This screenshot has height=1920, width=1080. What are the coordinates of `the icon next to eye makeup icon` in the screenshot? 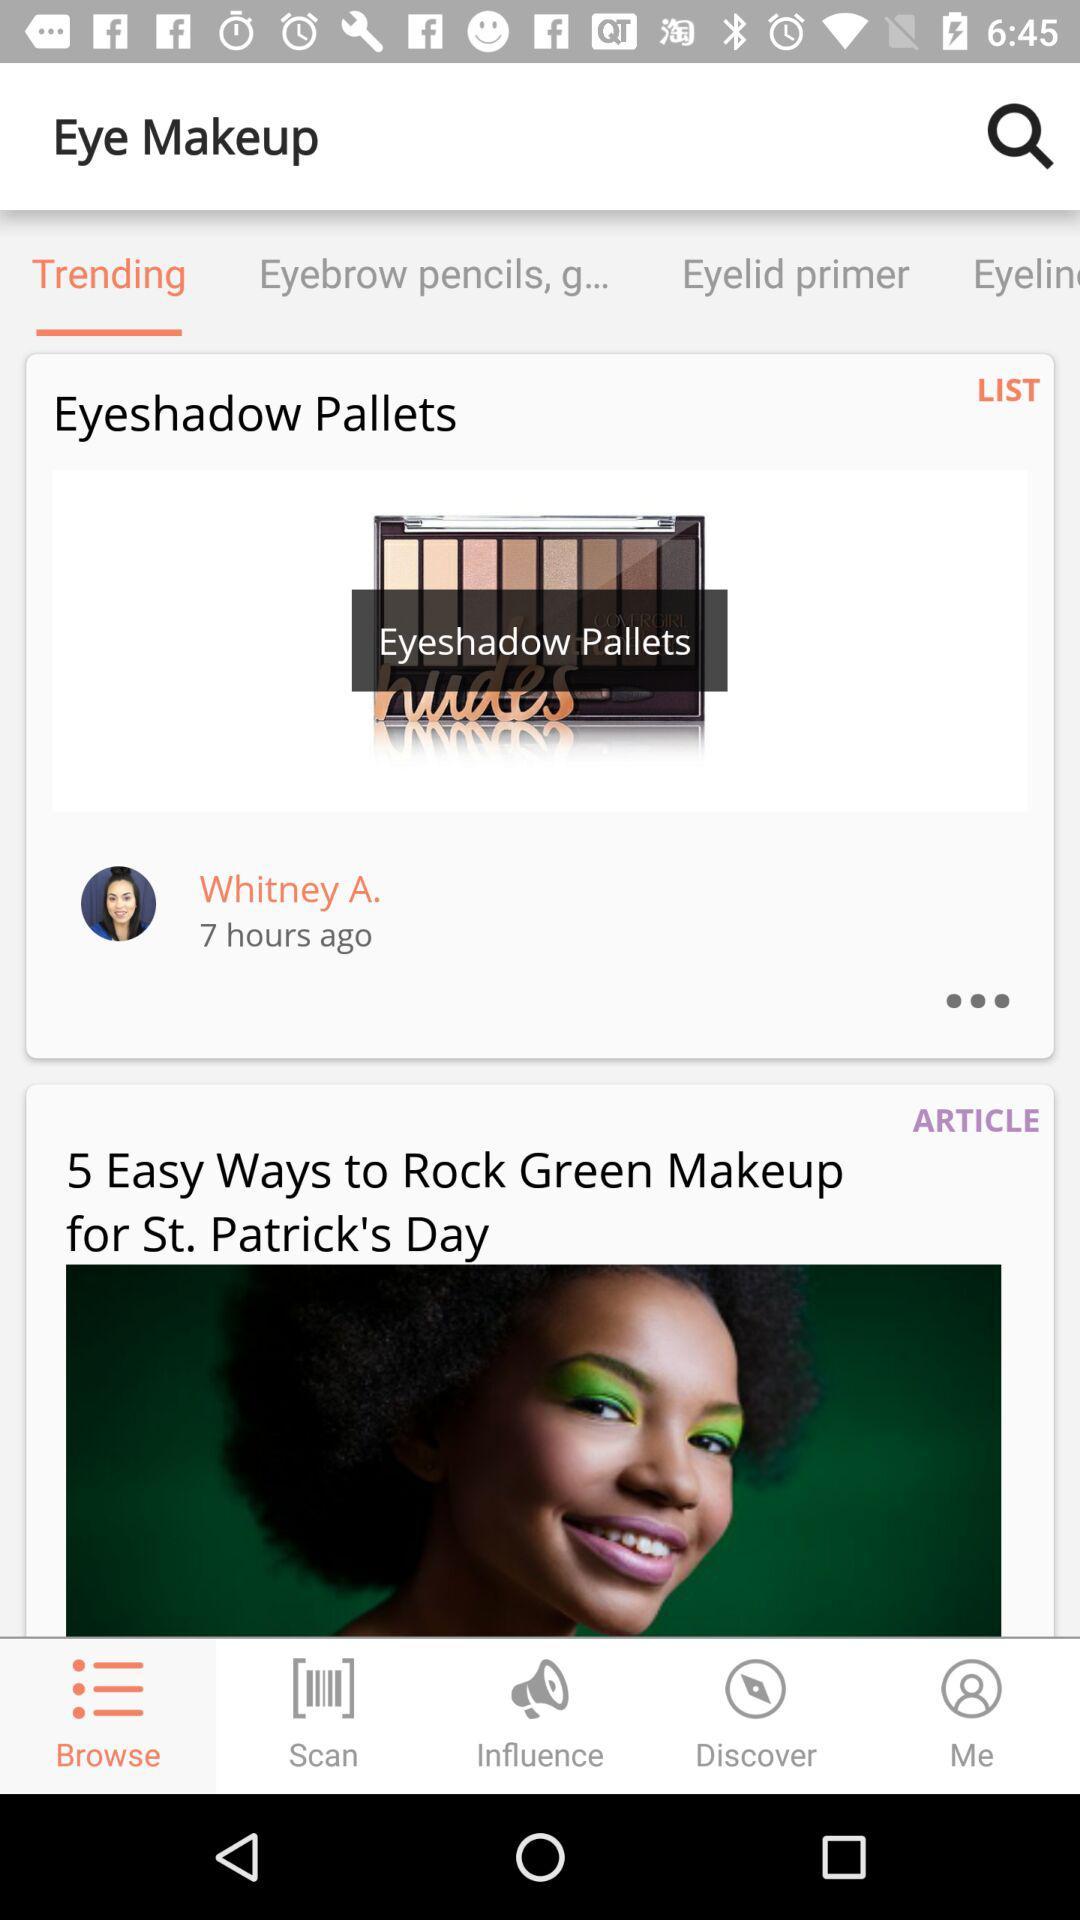 It's located at (1020, 135).